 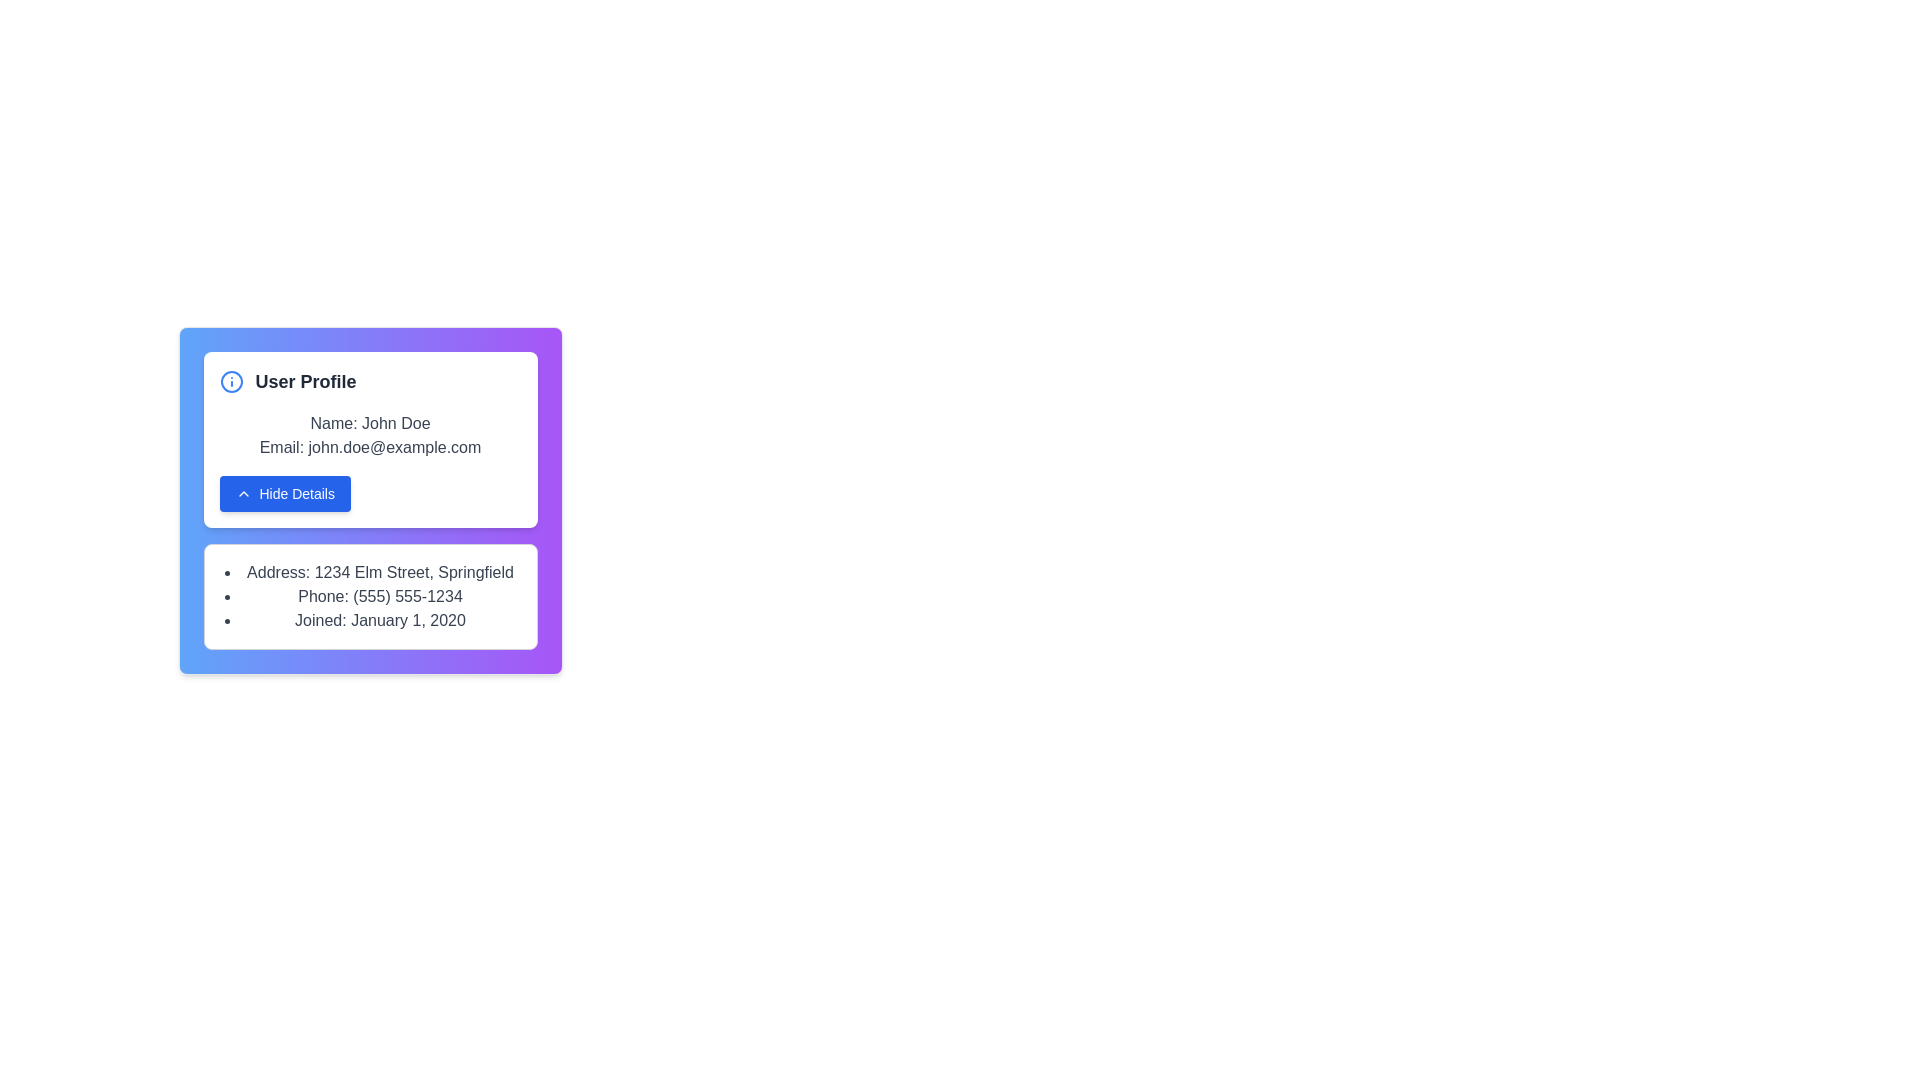 I want to click on the 'Hide Details' text label within the toggle button located below the 'User Profile' section, which has a blue background and rounded corners, so click(x=296, y=493).